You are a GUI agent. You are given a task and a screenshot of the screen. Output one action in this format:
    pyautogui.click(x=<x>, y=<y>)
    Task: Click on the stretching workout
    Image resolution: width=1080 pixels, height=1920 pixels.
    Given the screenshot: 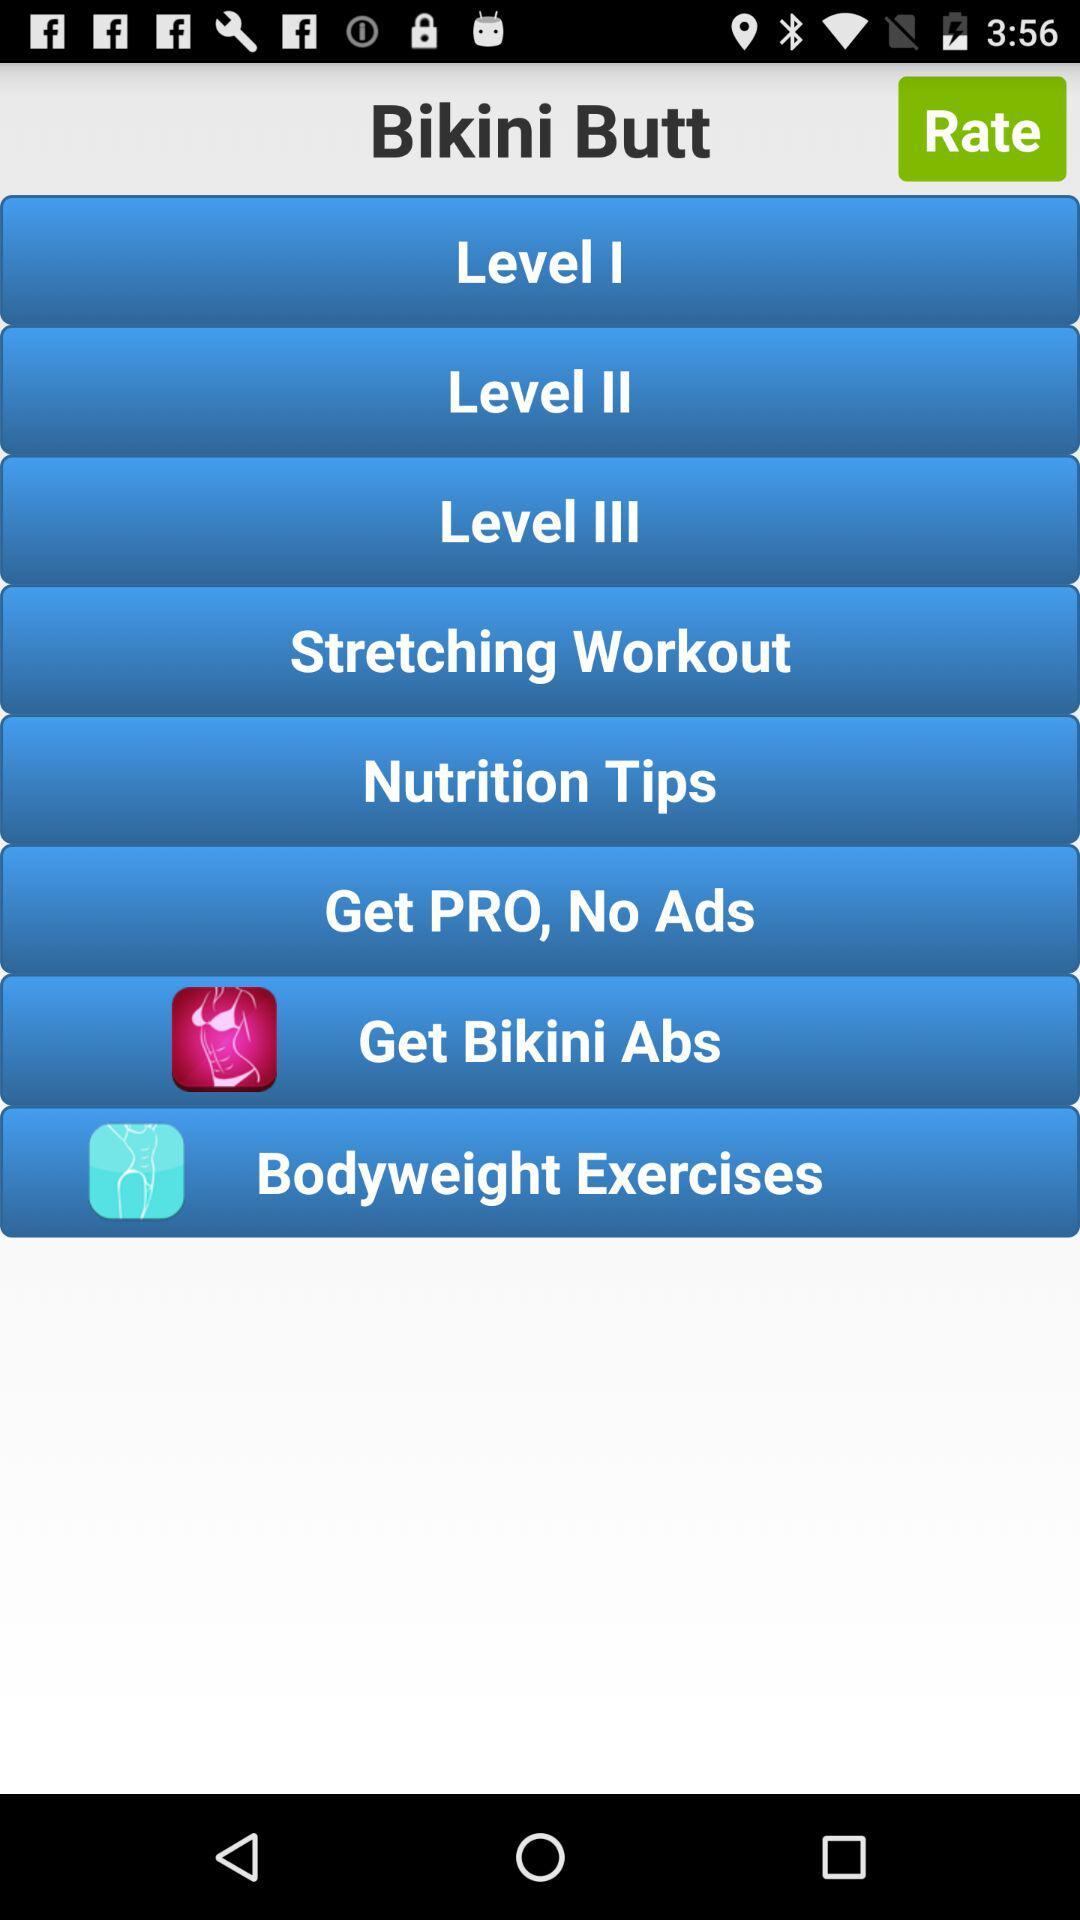 What is the action you would take?
    pyautogui.click(x=540, y=649)
    